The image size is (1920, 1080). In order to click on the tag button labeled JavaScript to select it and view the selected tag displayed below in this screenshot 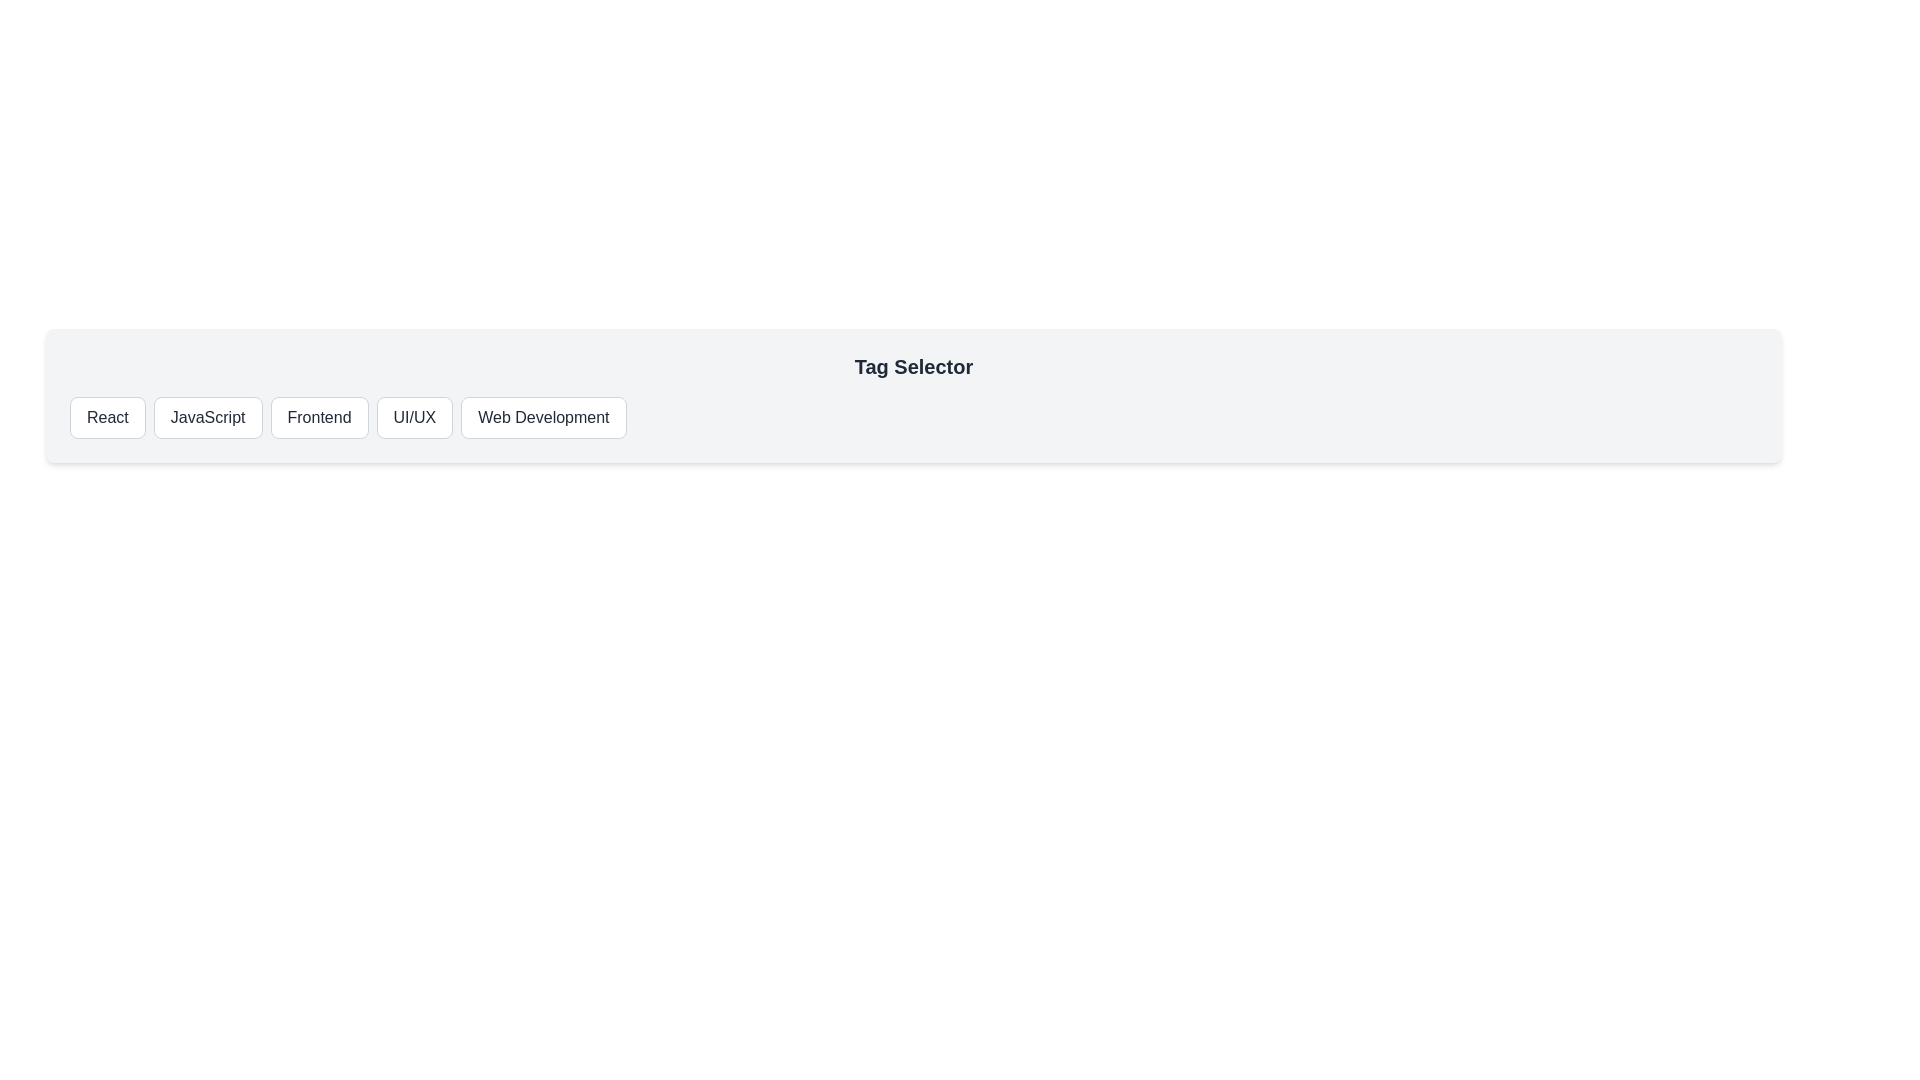, I will do `click(208, 416)`.